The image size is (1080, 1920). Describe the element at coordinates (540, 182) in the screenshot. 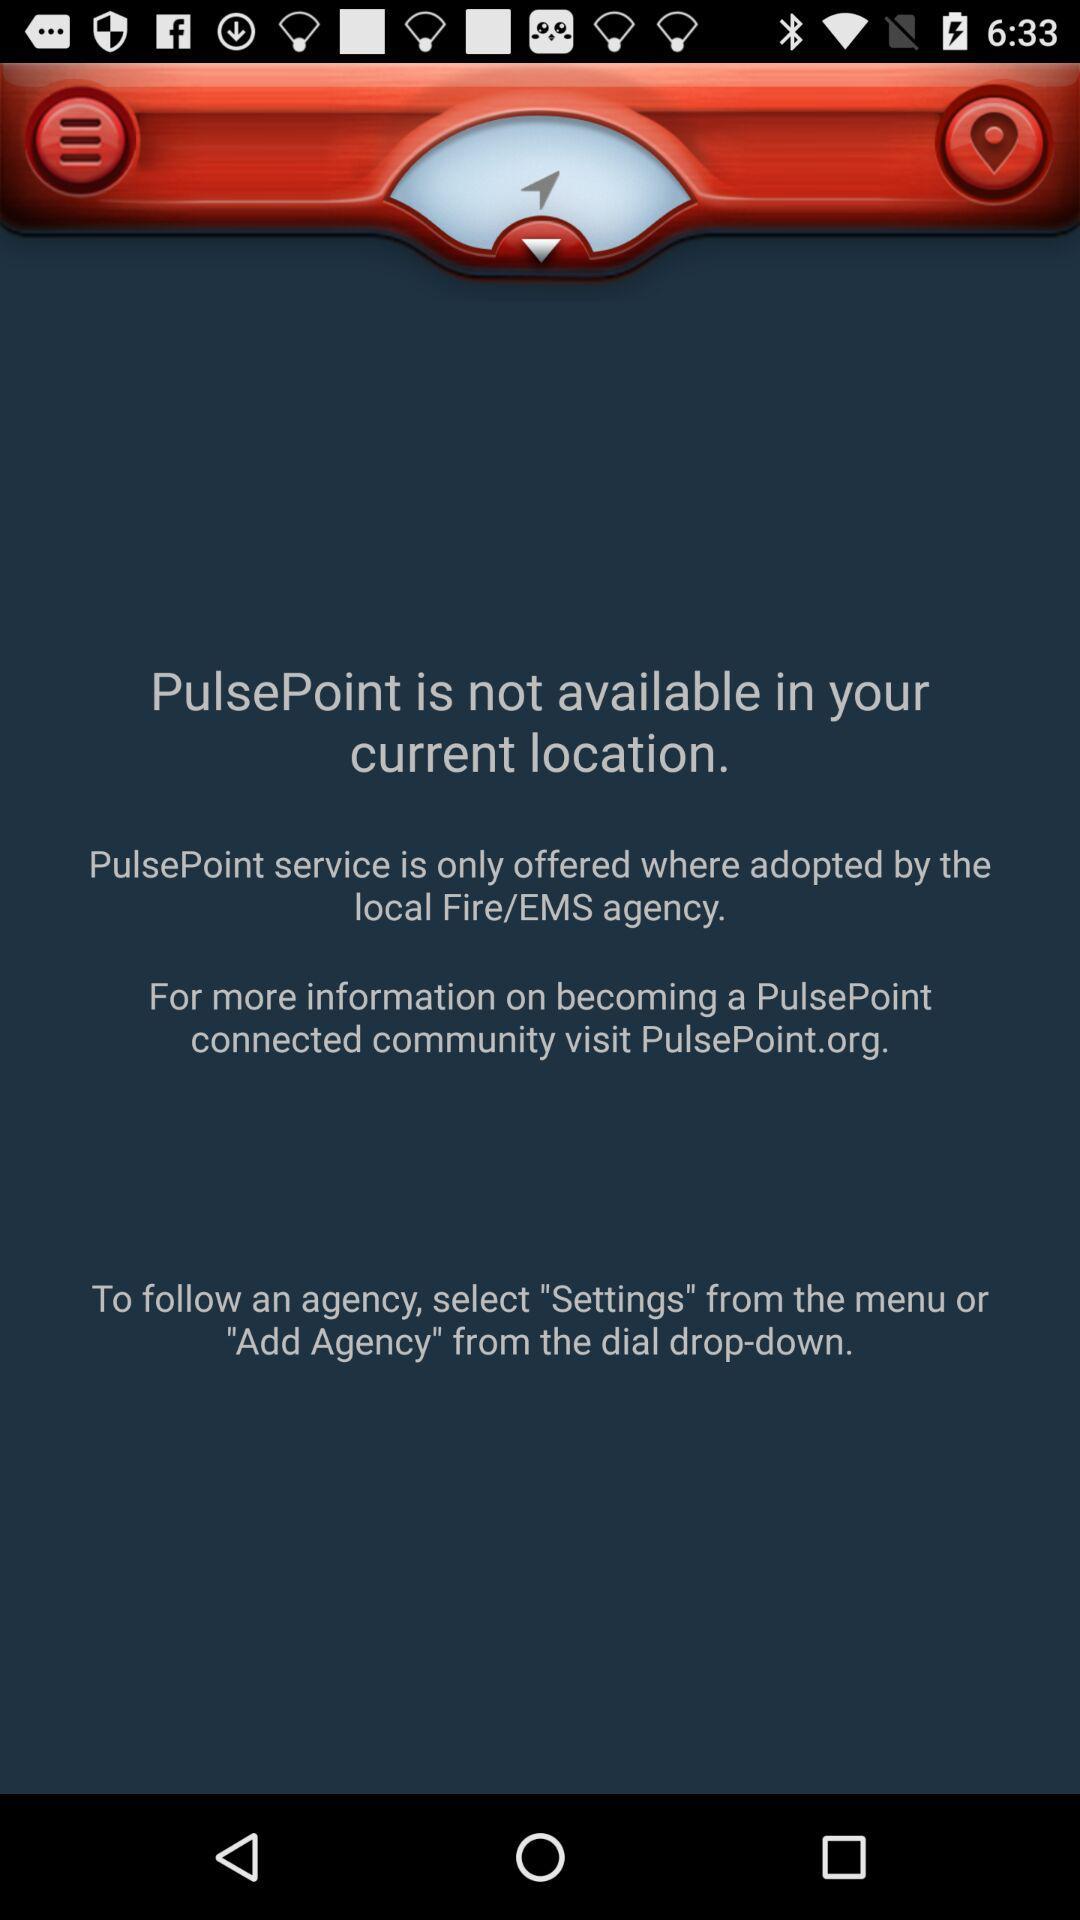

I see `the icon next to the menu icon` at that location.